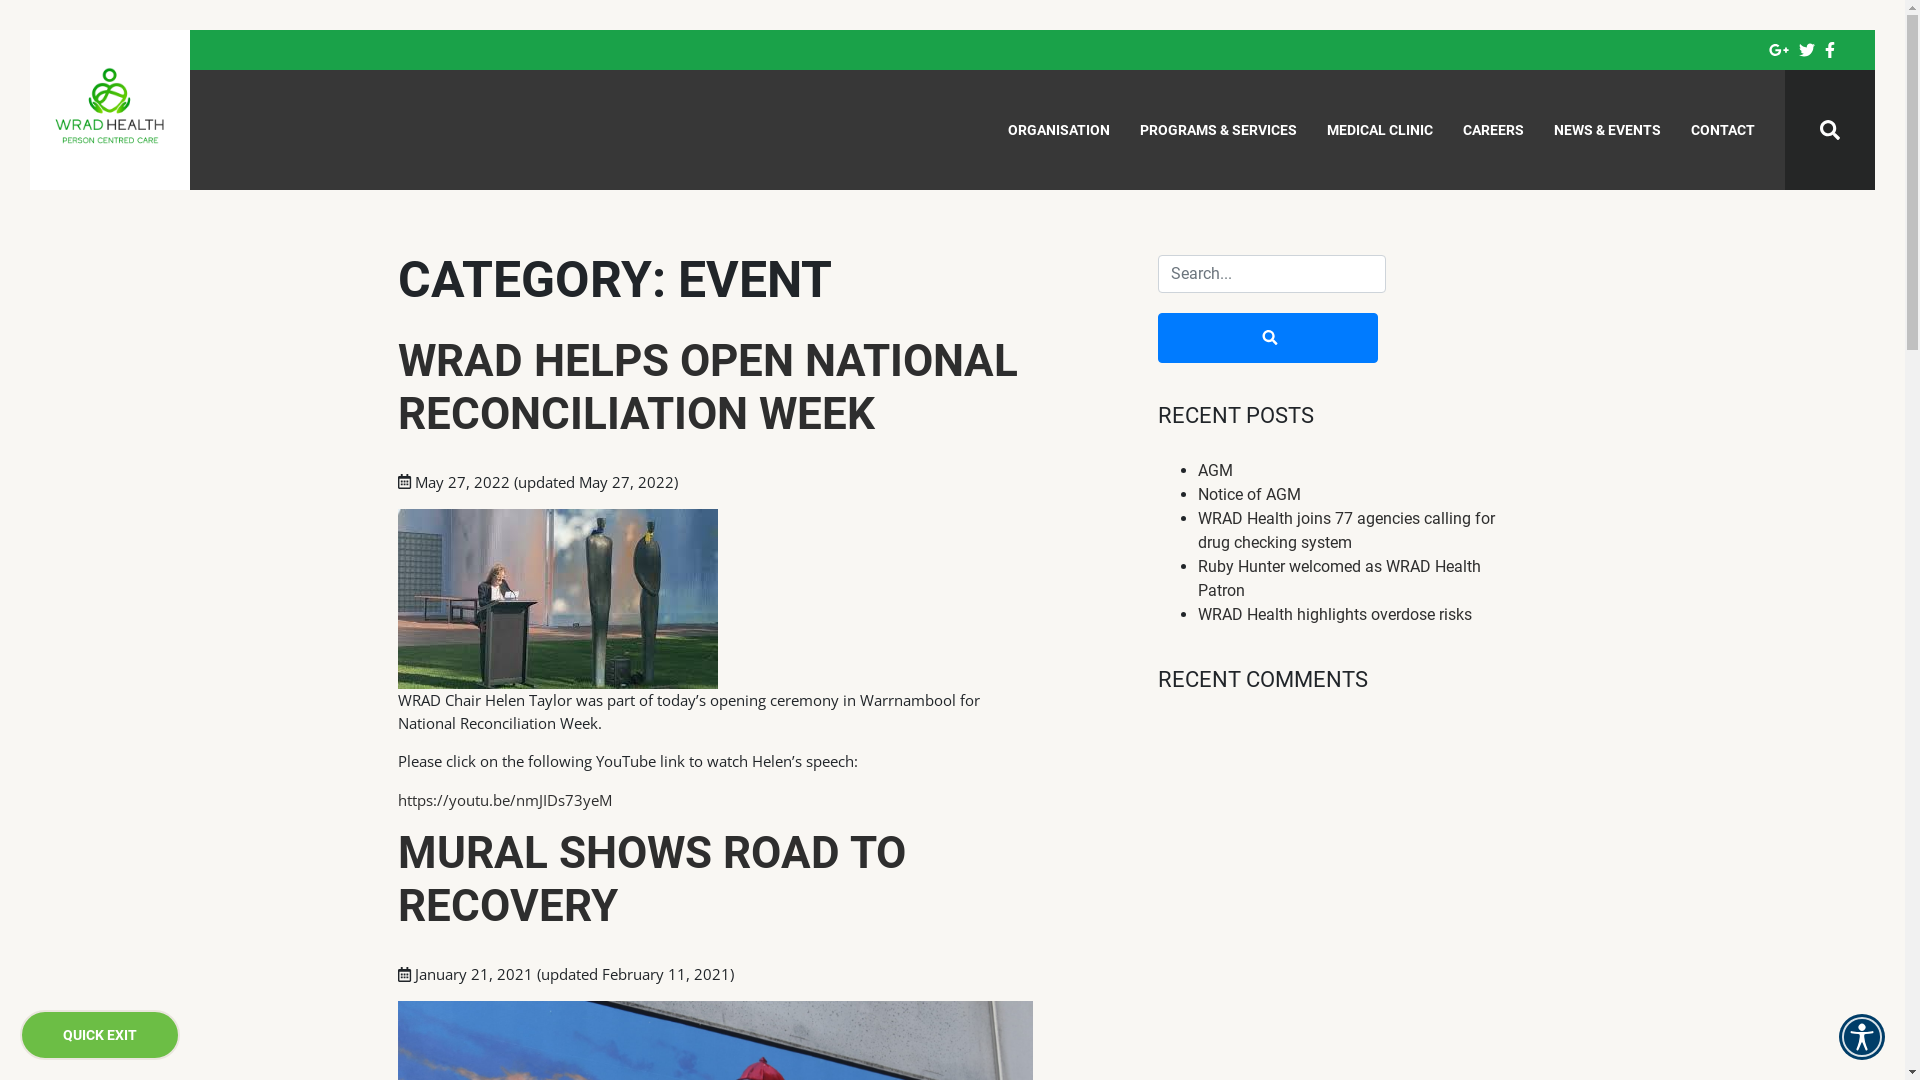  I want to click on 'CONTACT', so click(1675, 130).